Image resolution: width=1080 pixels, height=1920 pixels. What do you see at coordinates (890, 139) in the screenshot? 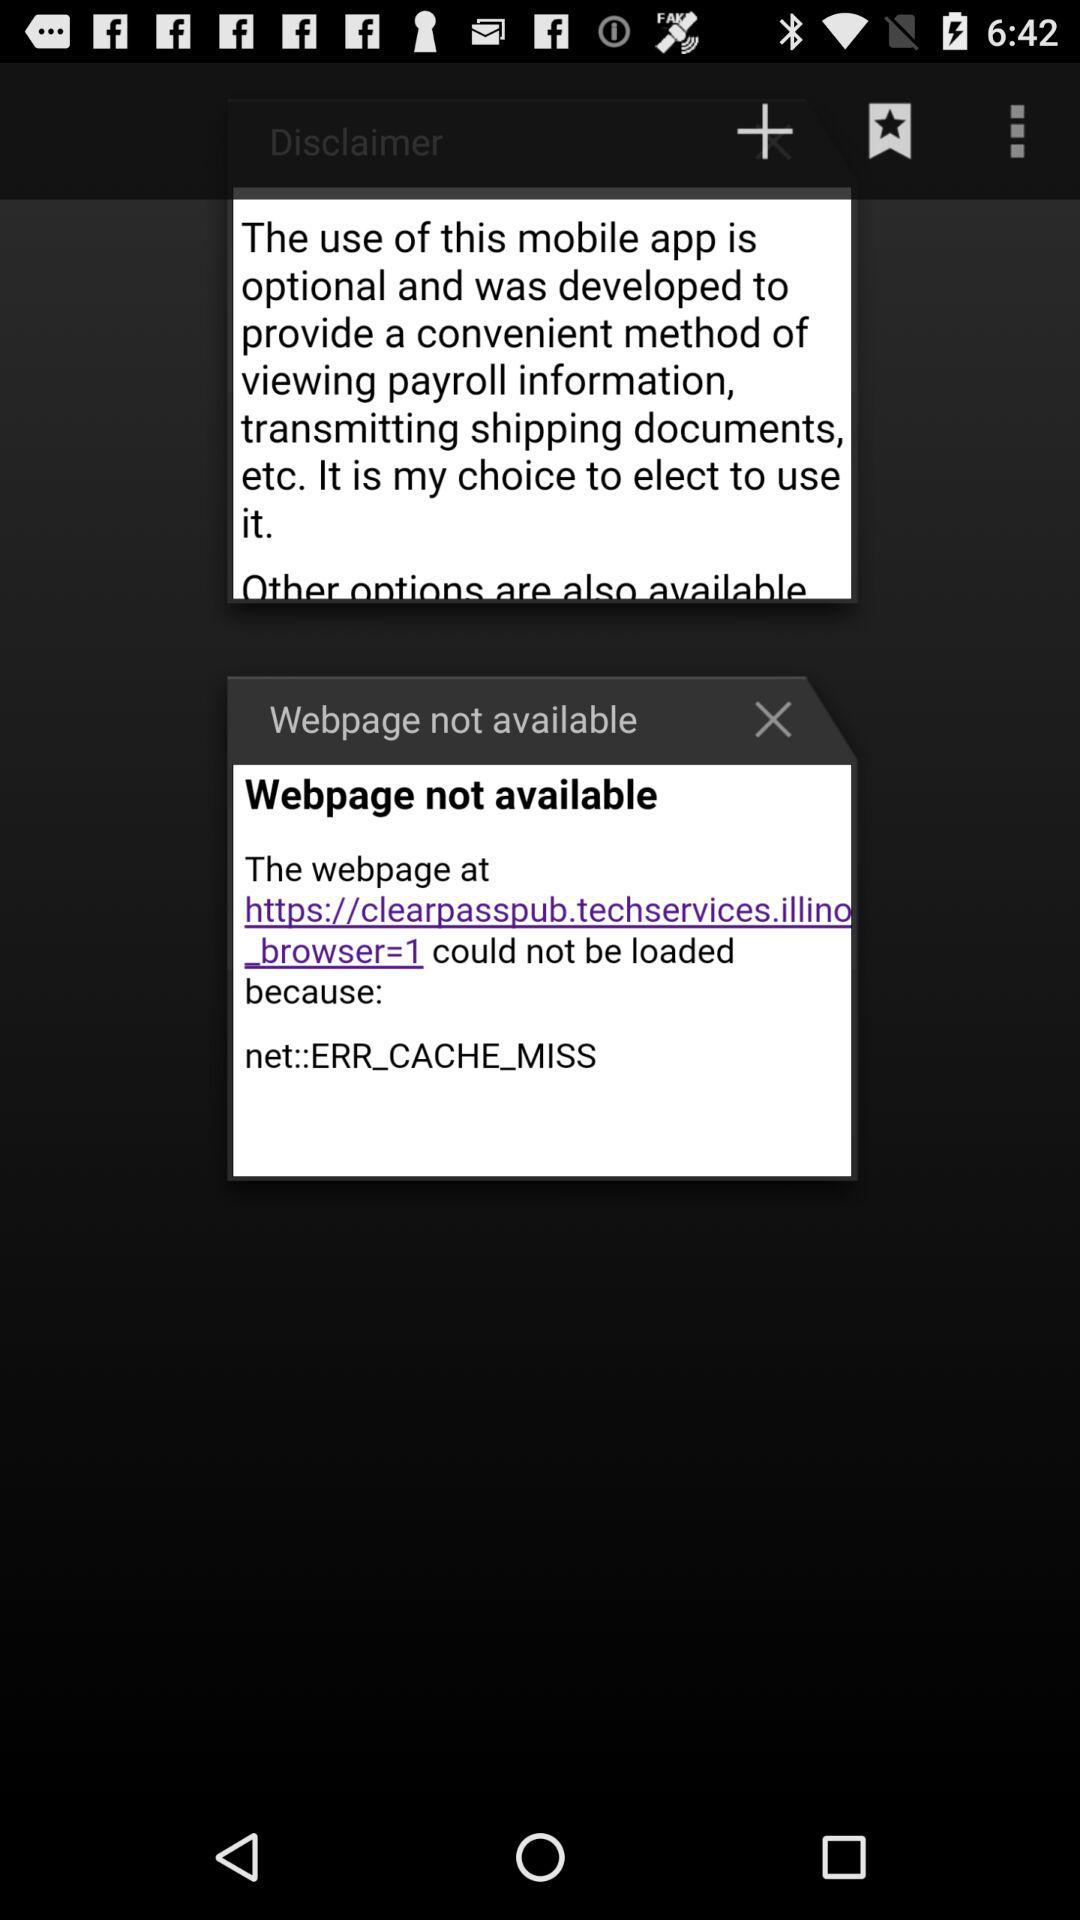
I see `the bookmark icon` at bounding box center [890, 139].